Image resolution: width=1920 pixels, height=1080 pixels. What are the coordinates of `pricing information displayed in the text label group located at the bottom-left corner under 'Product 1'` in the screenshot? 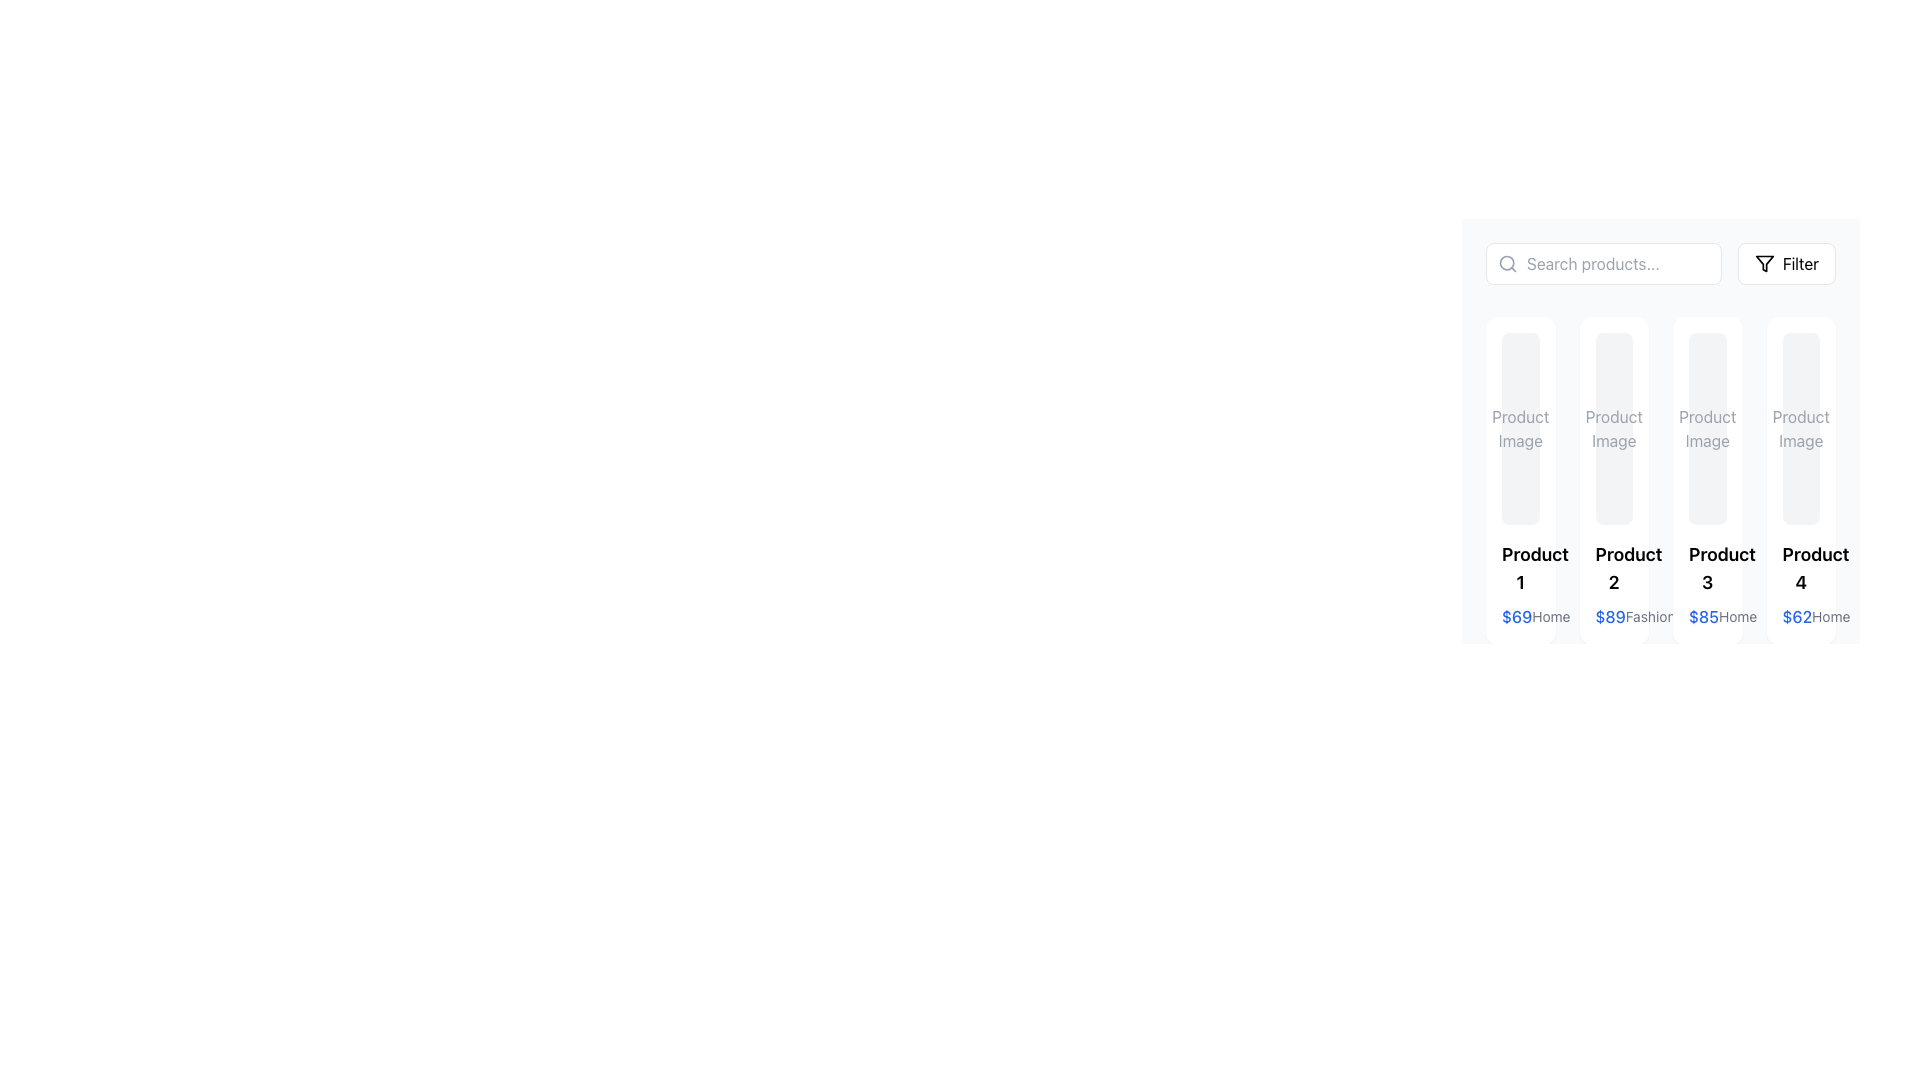 It's located at (1520, 616).